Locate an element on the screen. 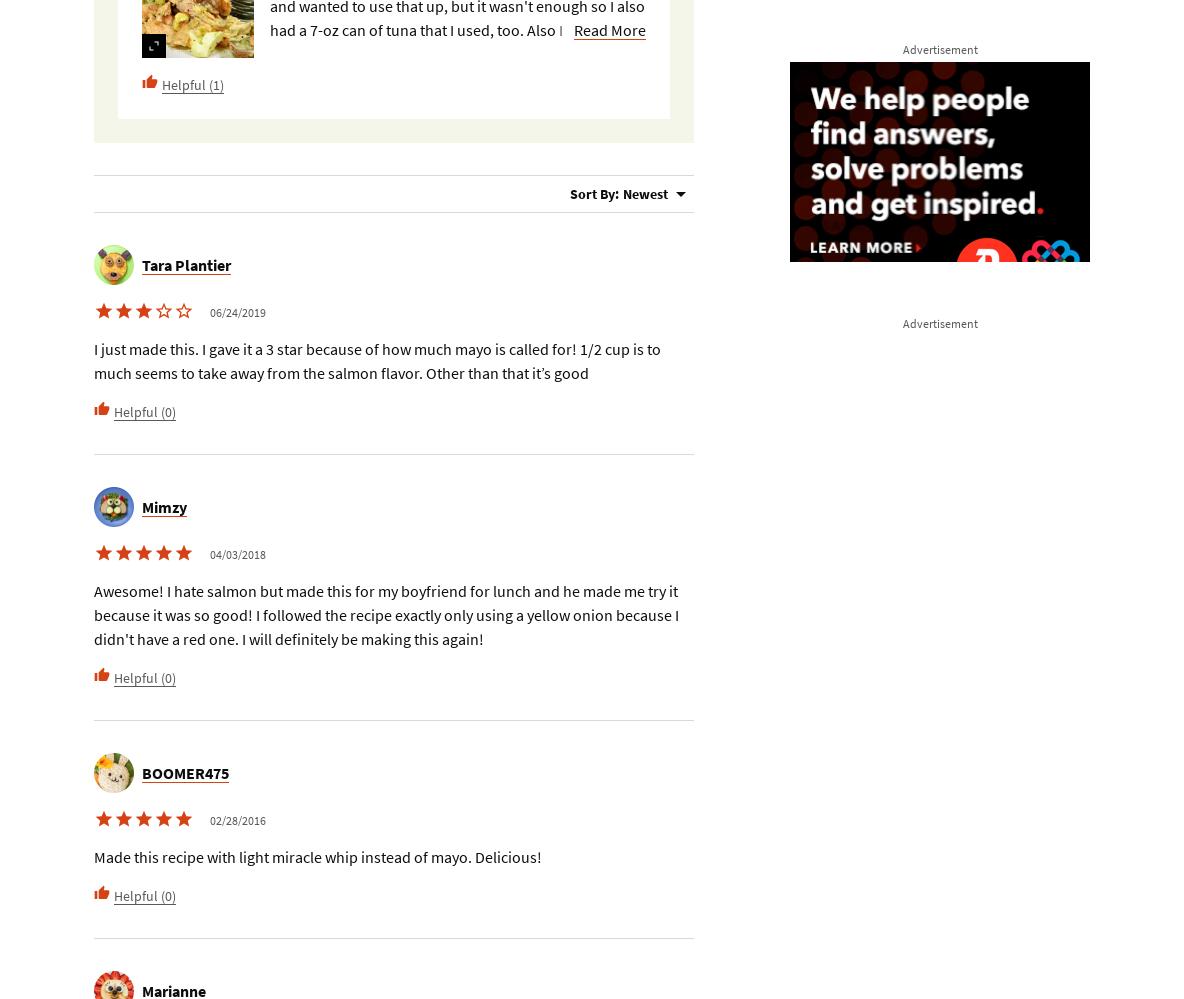 The image size is (1184, 999). '04/03/2018' is located at coordinates (209, 553).